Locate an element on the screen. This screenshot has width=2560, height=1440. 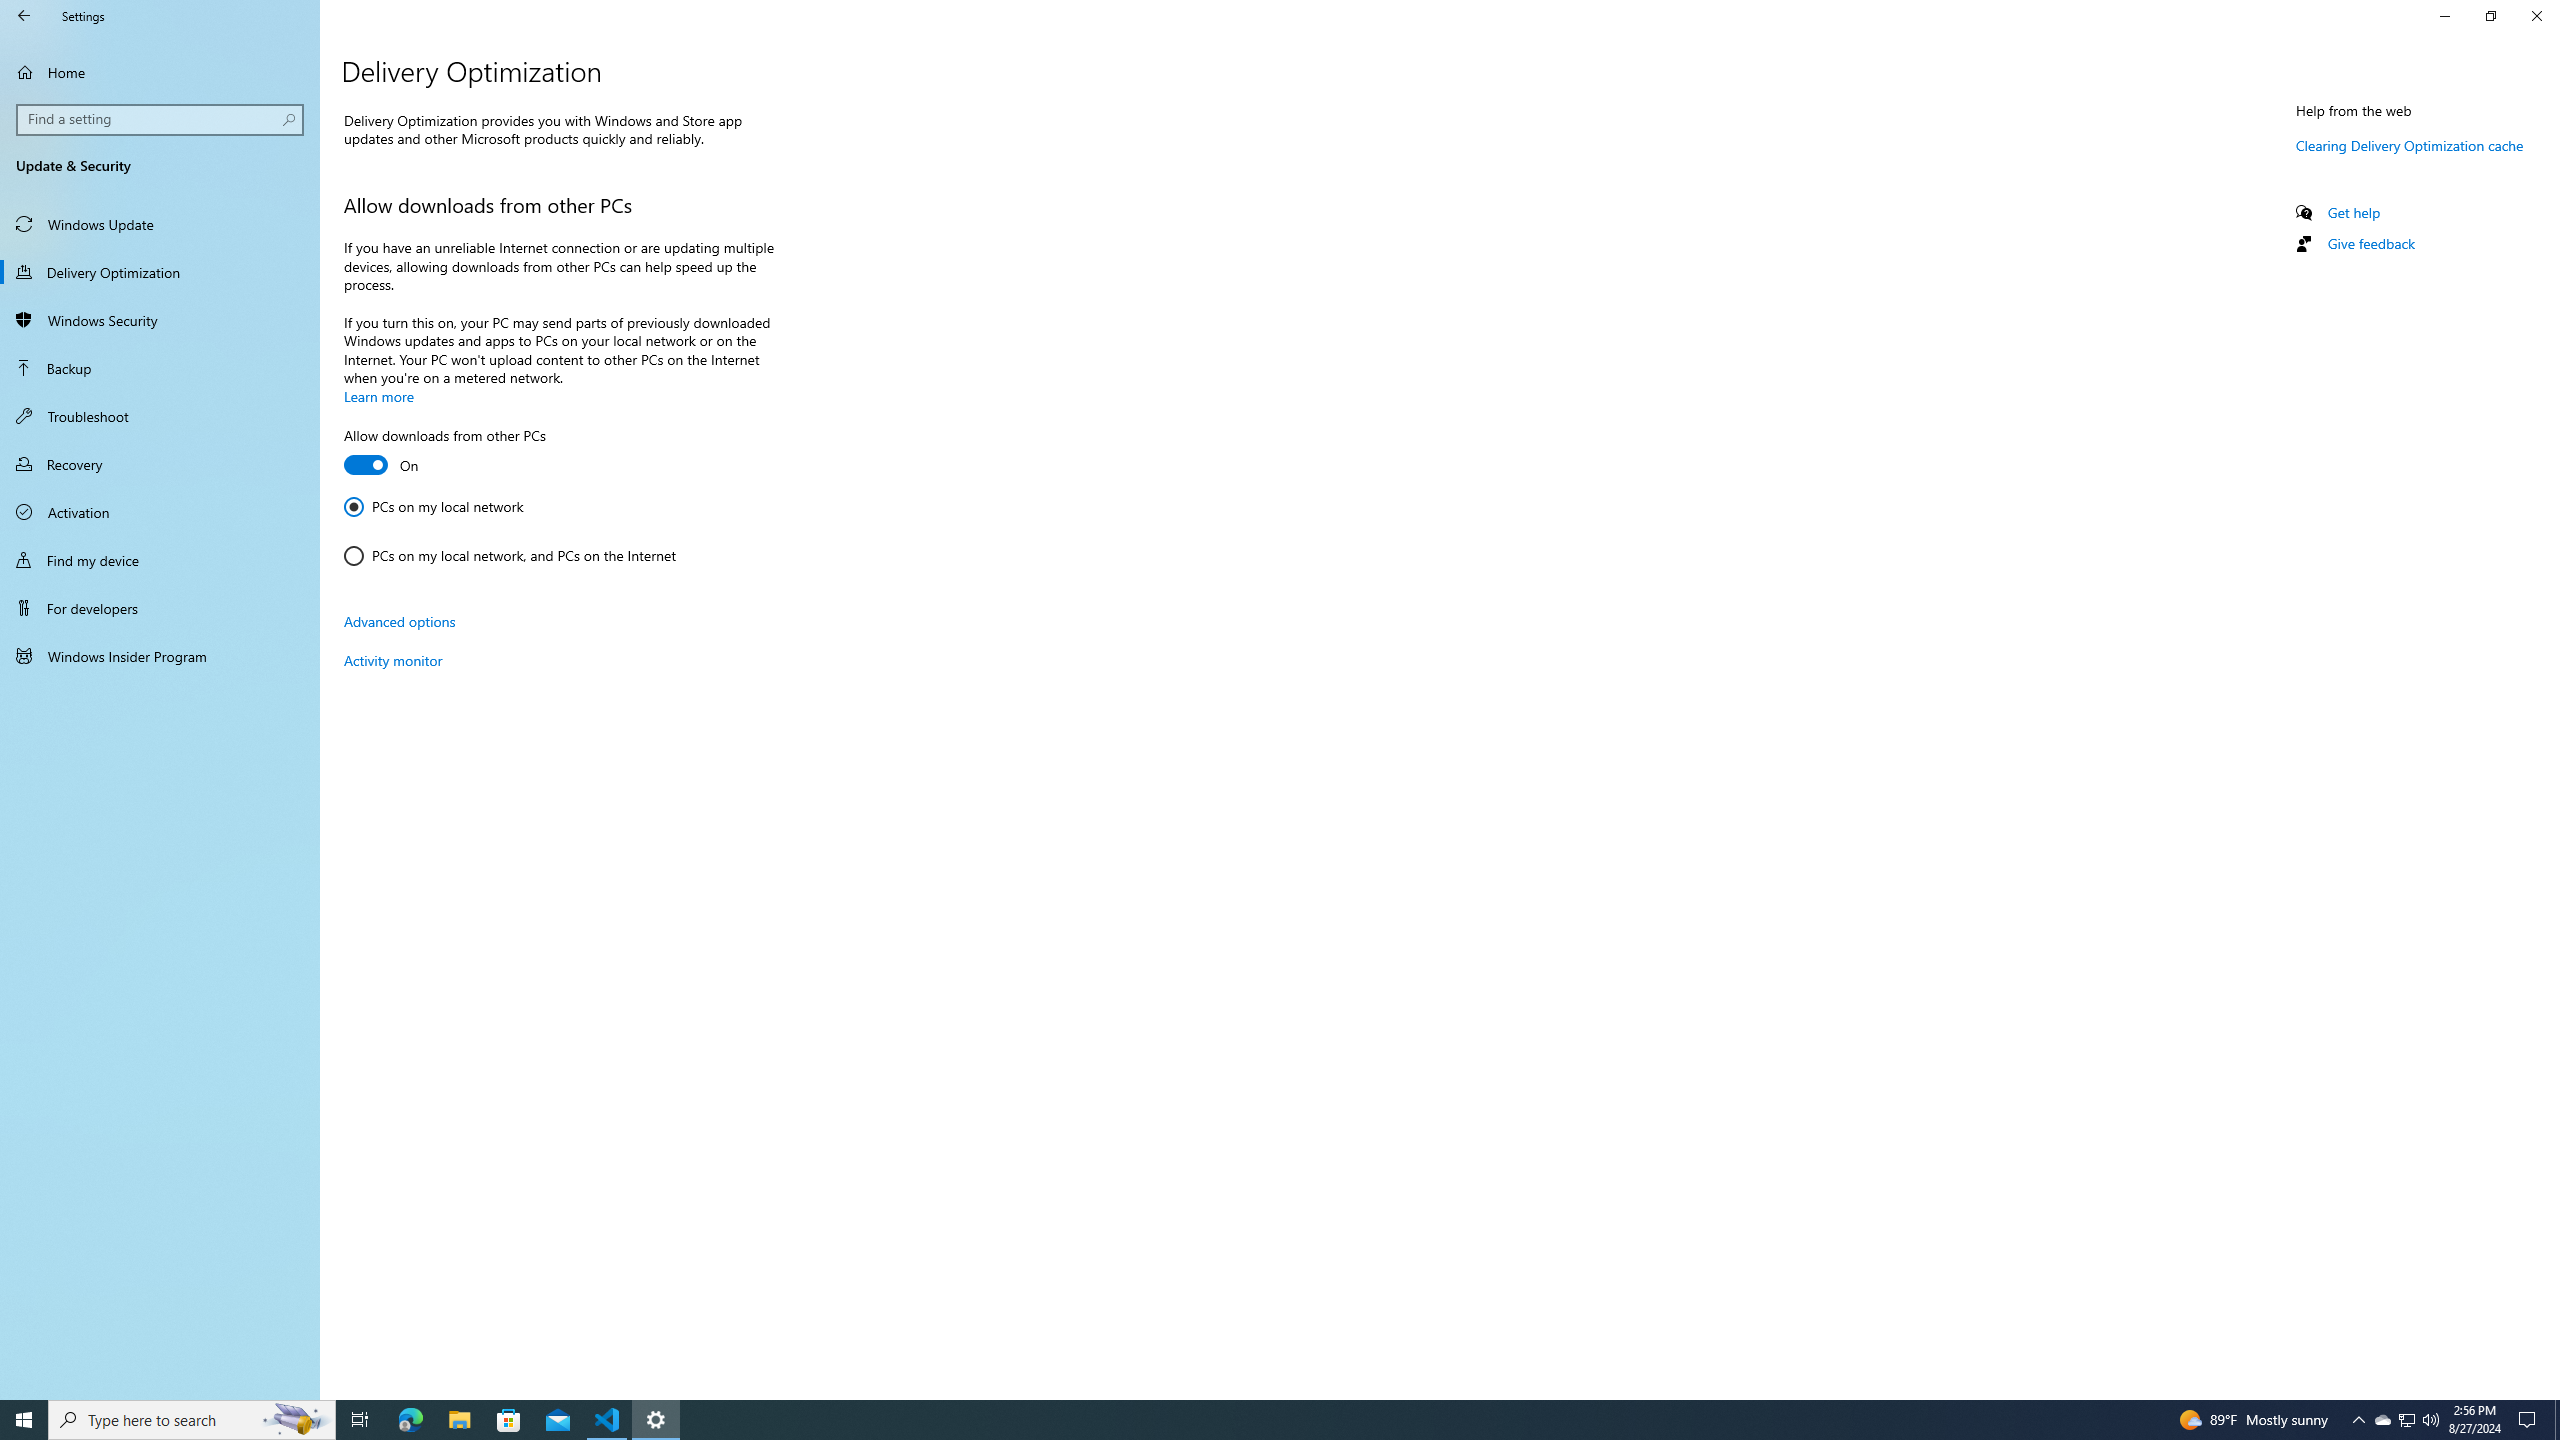
'Action Center, No new notifications' is located at coordinates (2530, 1418).